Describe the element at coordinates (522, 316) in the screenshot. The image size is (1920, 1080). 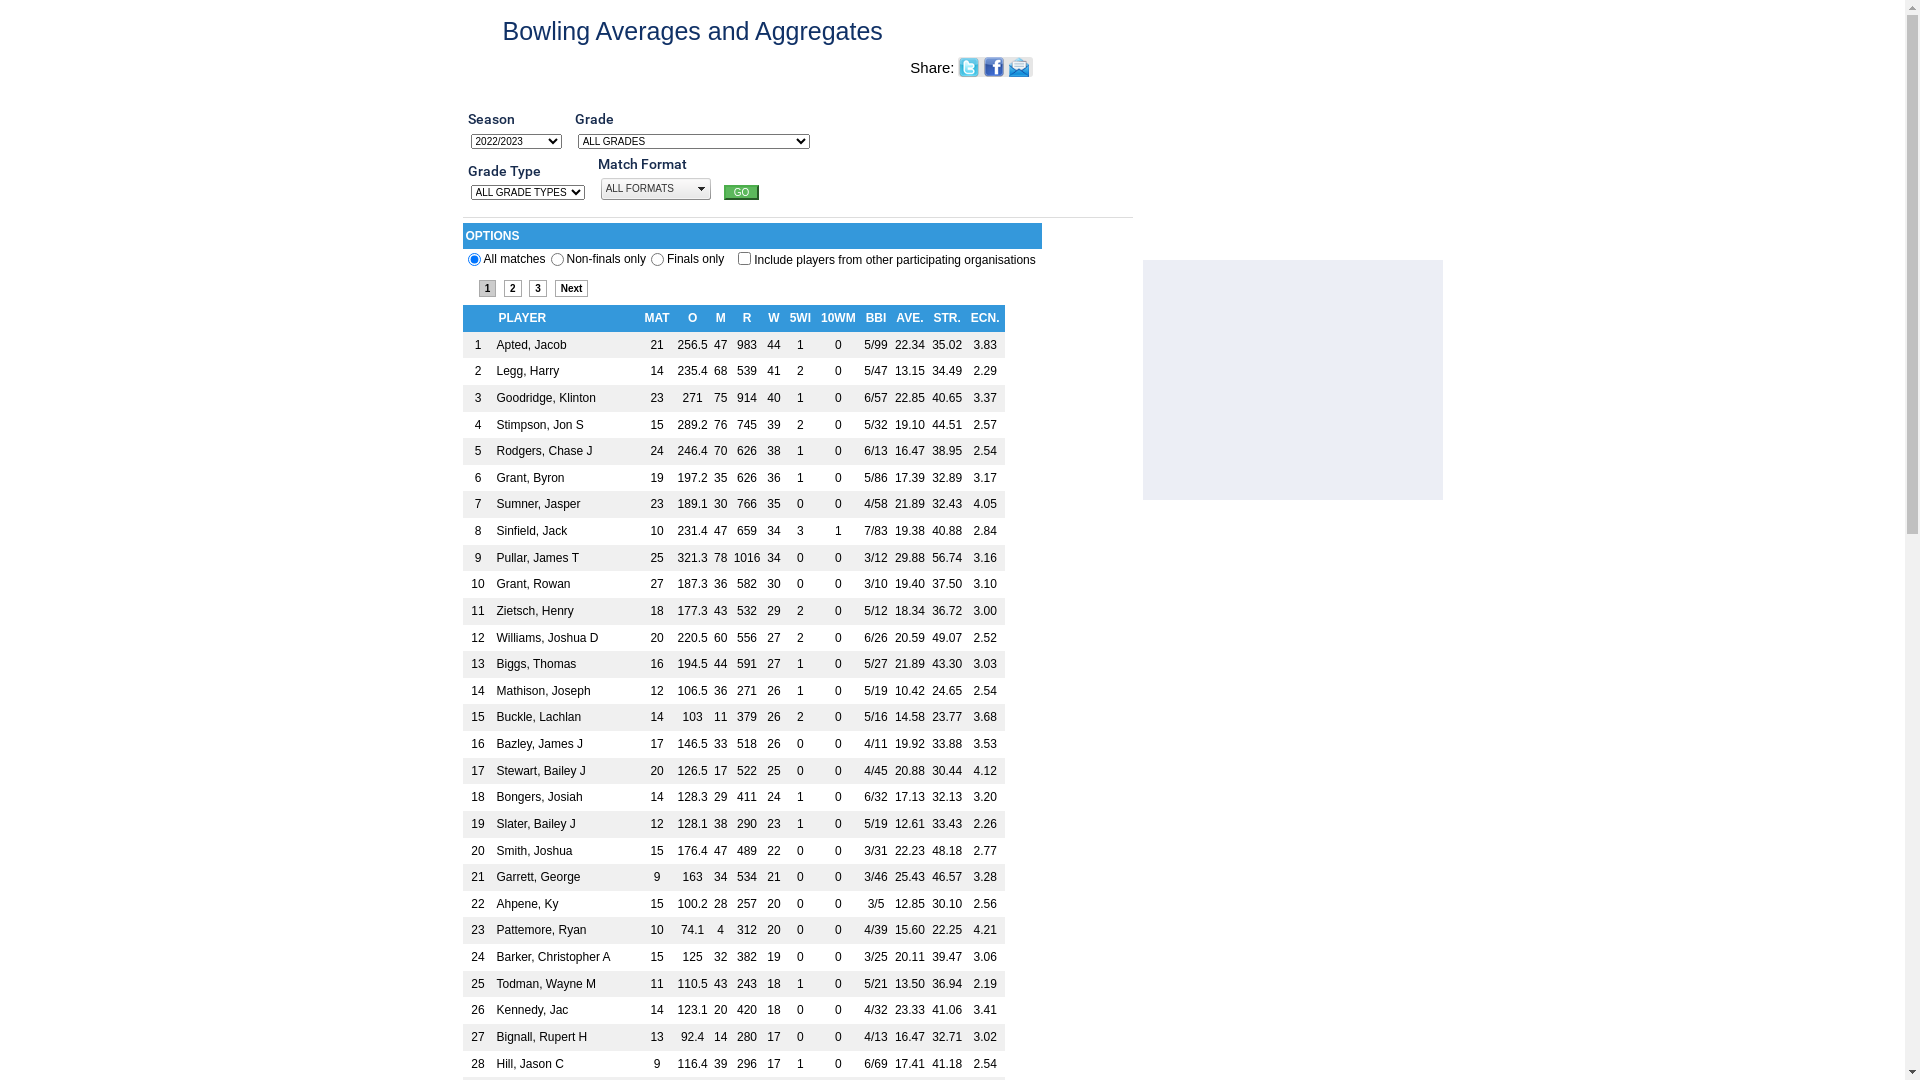
I see `'PLAYER'` at that location.